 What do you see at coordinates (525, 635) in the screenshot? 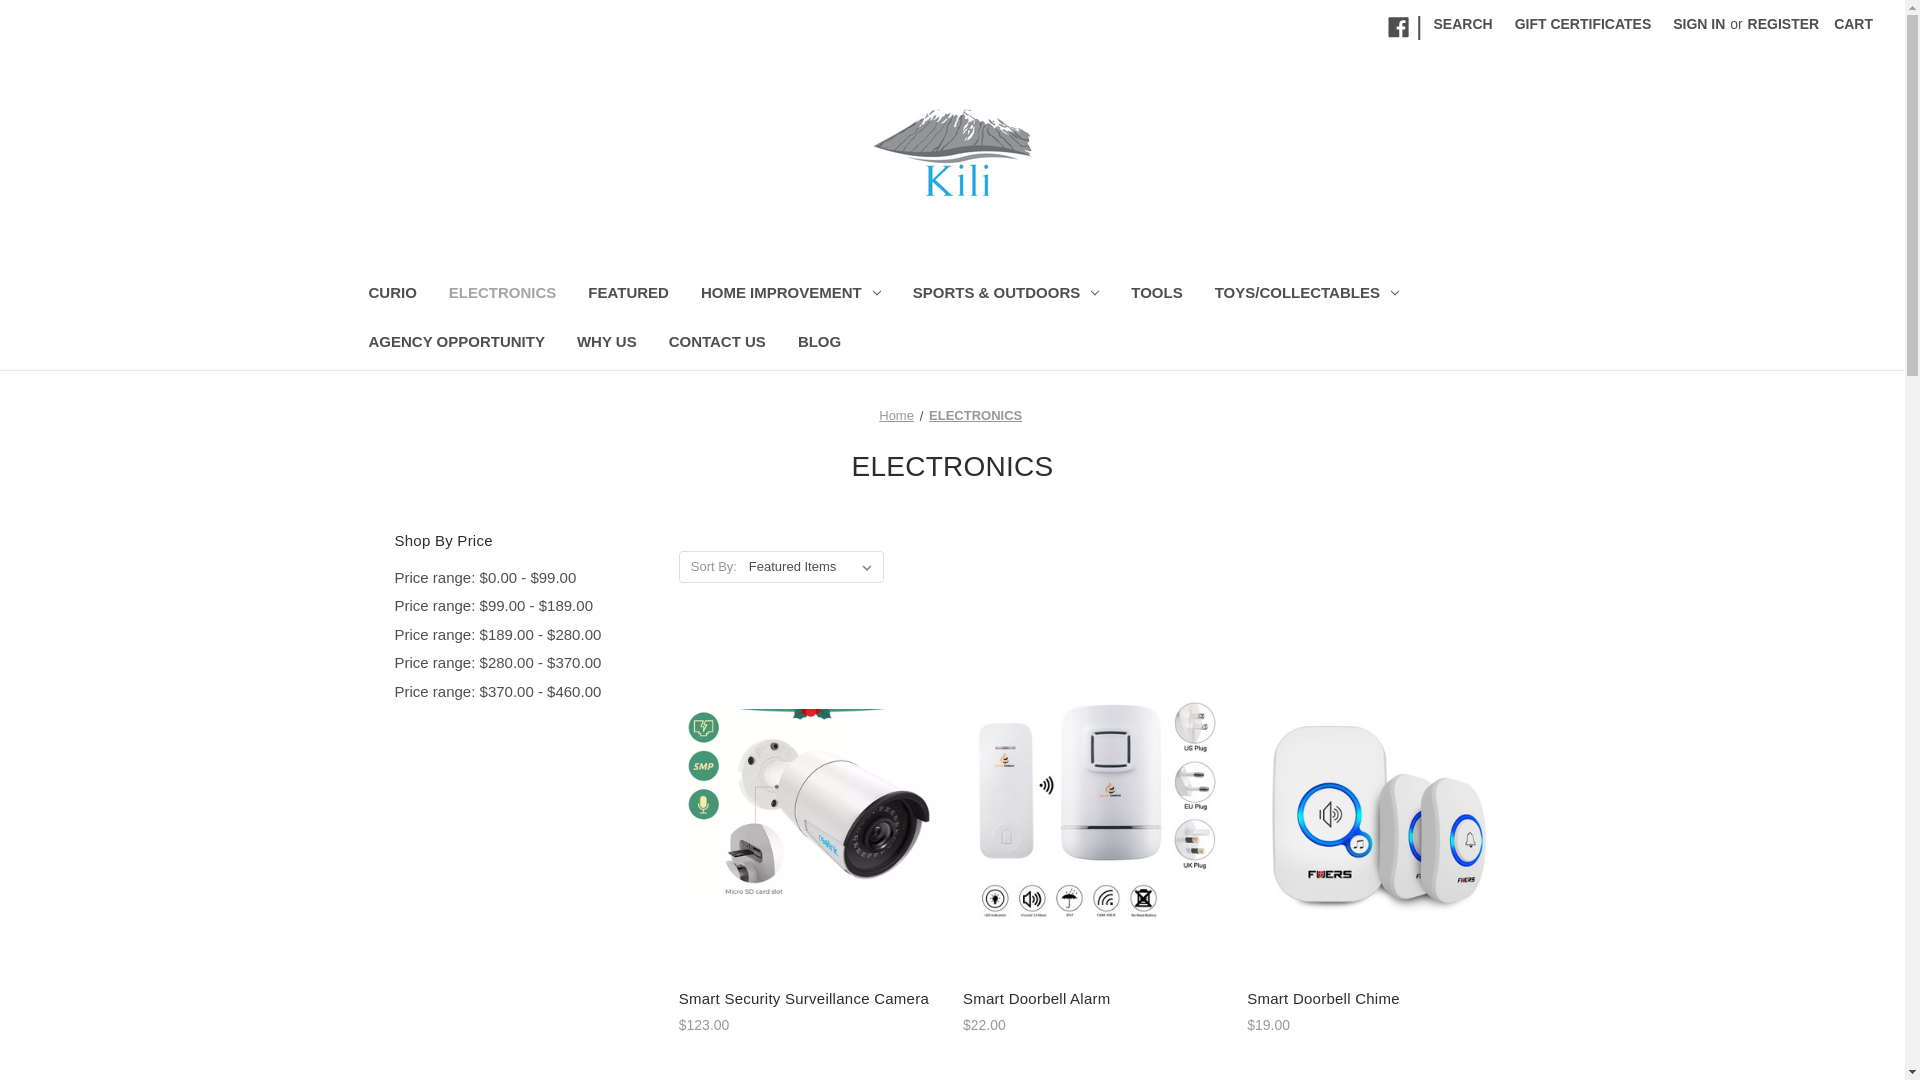
I see `'Price range: $189.00 - $280.00'` at bounding box center [525, 635].